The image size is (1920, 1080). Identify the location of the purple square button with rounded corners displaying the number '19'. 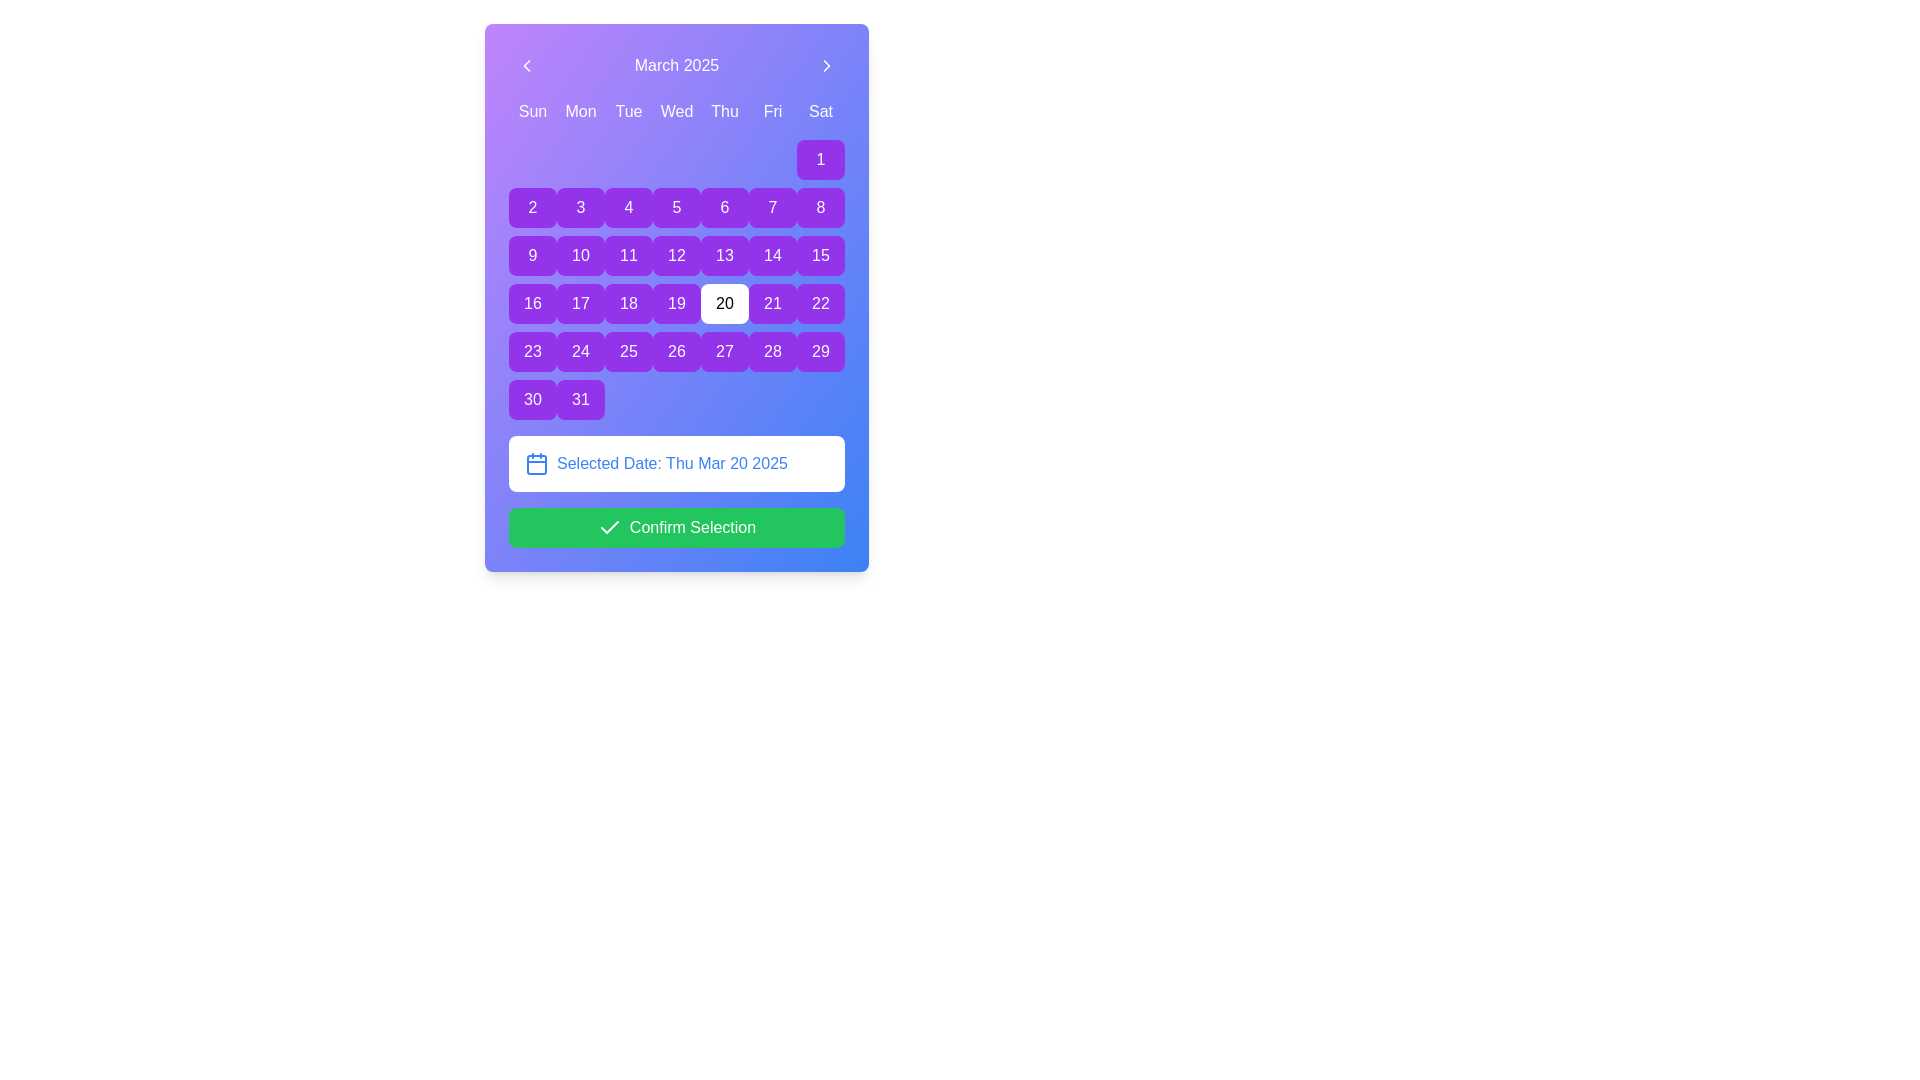
(676, 304).